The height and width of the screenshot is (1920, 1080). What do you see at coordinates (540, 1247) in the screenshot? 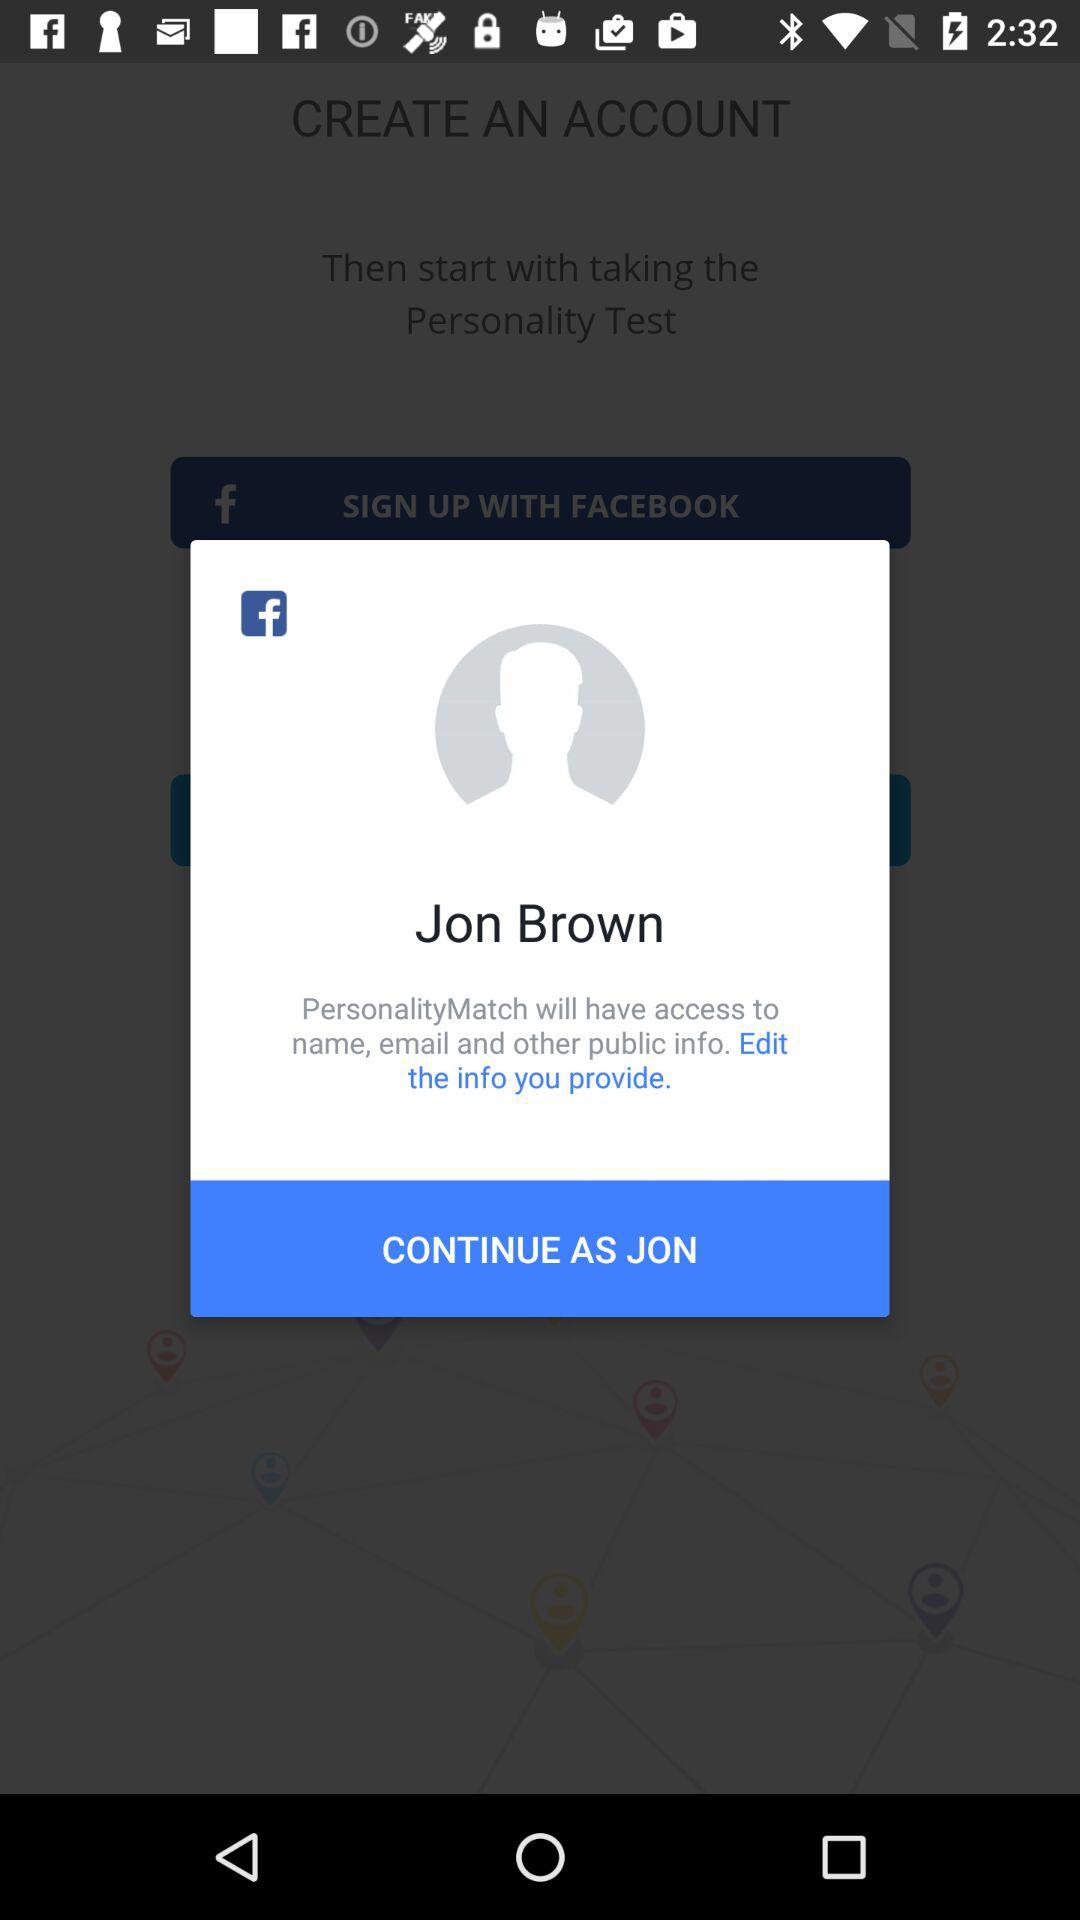
I see `the item below personalitymatch will have item` at bounding box center [540, 1247].